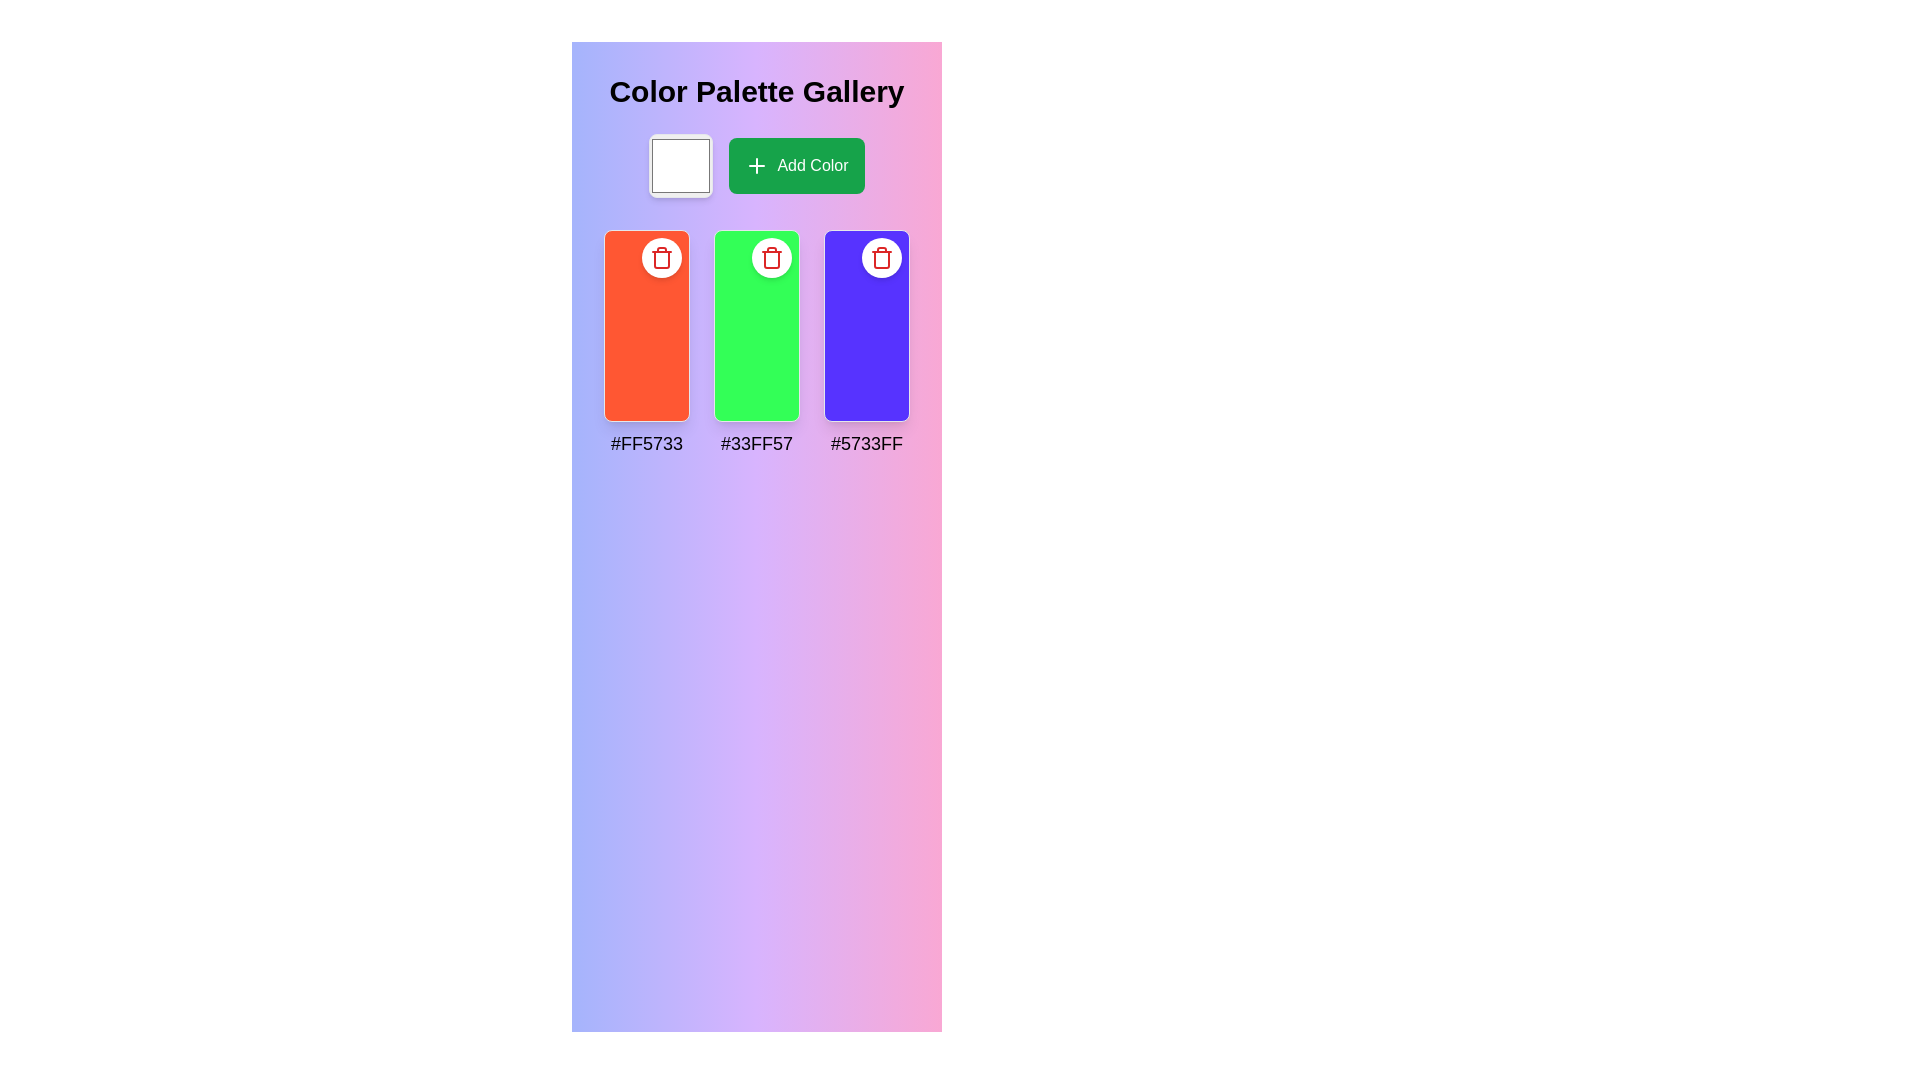 This screenshot has height=1080, width=1920. I want to click on text from the header element displayed in large, bold black font, which is centered at the top of the page, above the input box and the green 'Add Color' button, so click(756, 92).